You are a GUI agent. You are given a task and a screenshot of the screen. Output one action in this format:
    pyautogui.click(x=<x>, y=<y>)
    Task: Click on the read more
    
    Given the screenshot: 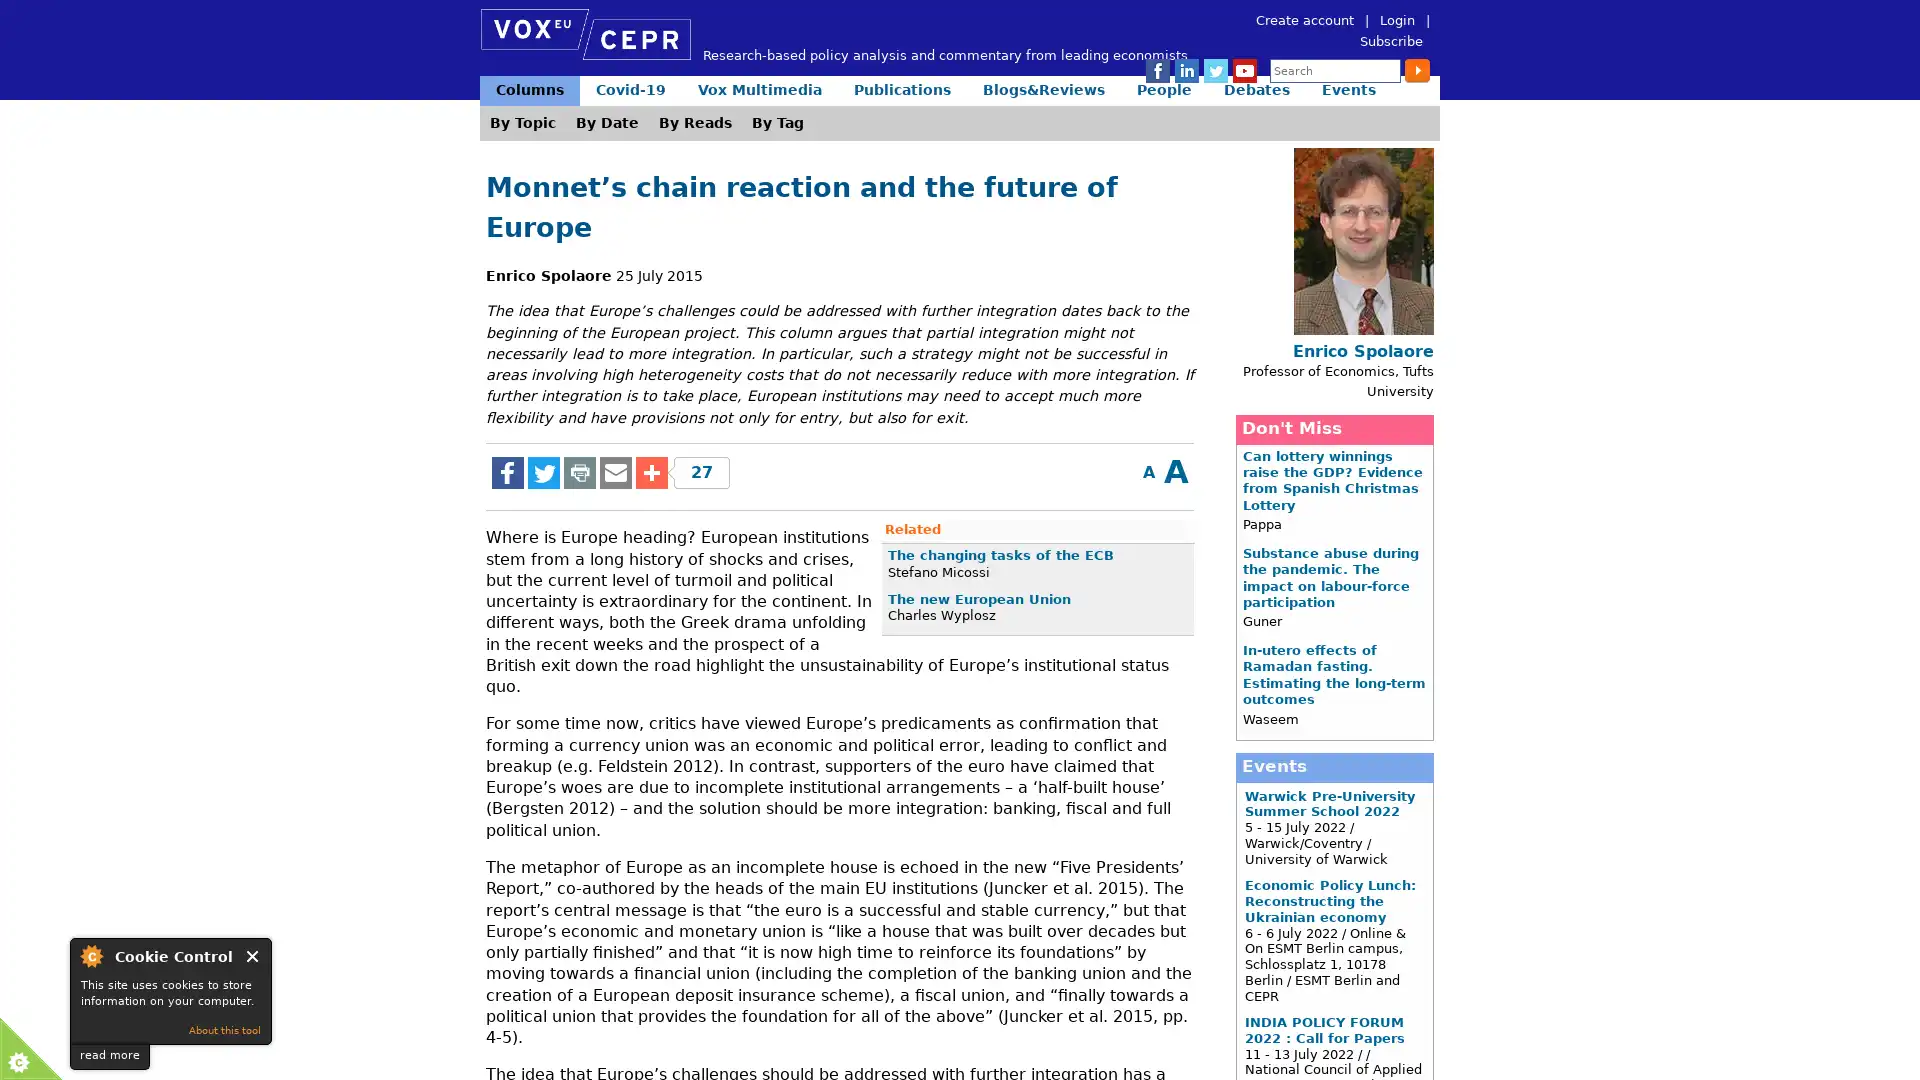 What is the action you would take?
    pyautogui.click(x=109, y=1055)
    